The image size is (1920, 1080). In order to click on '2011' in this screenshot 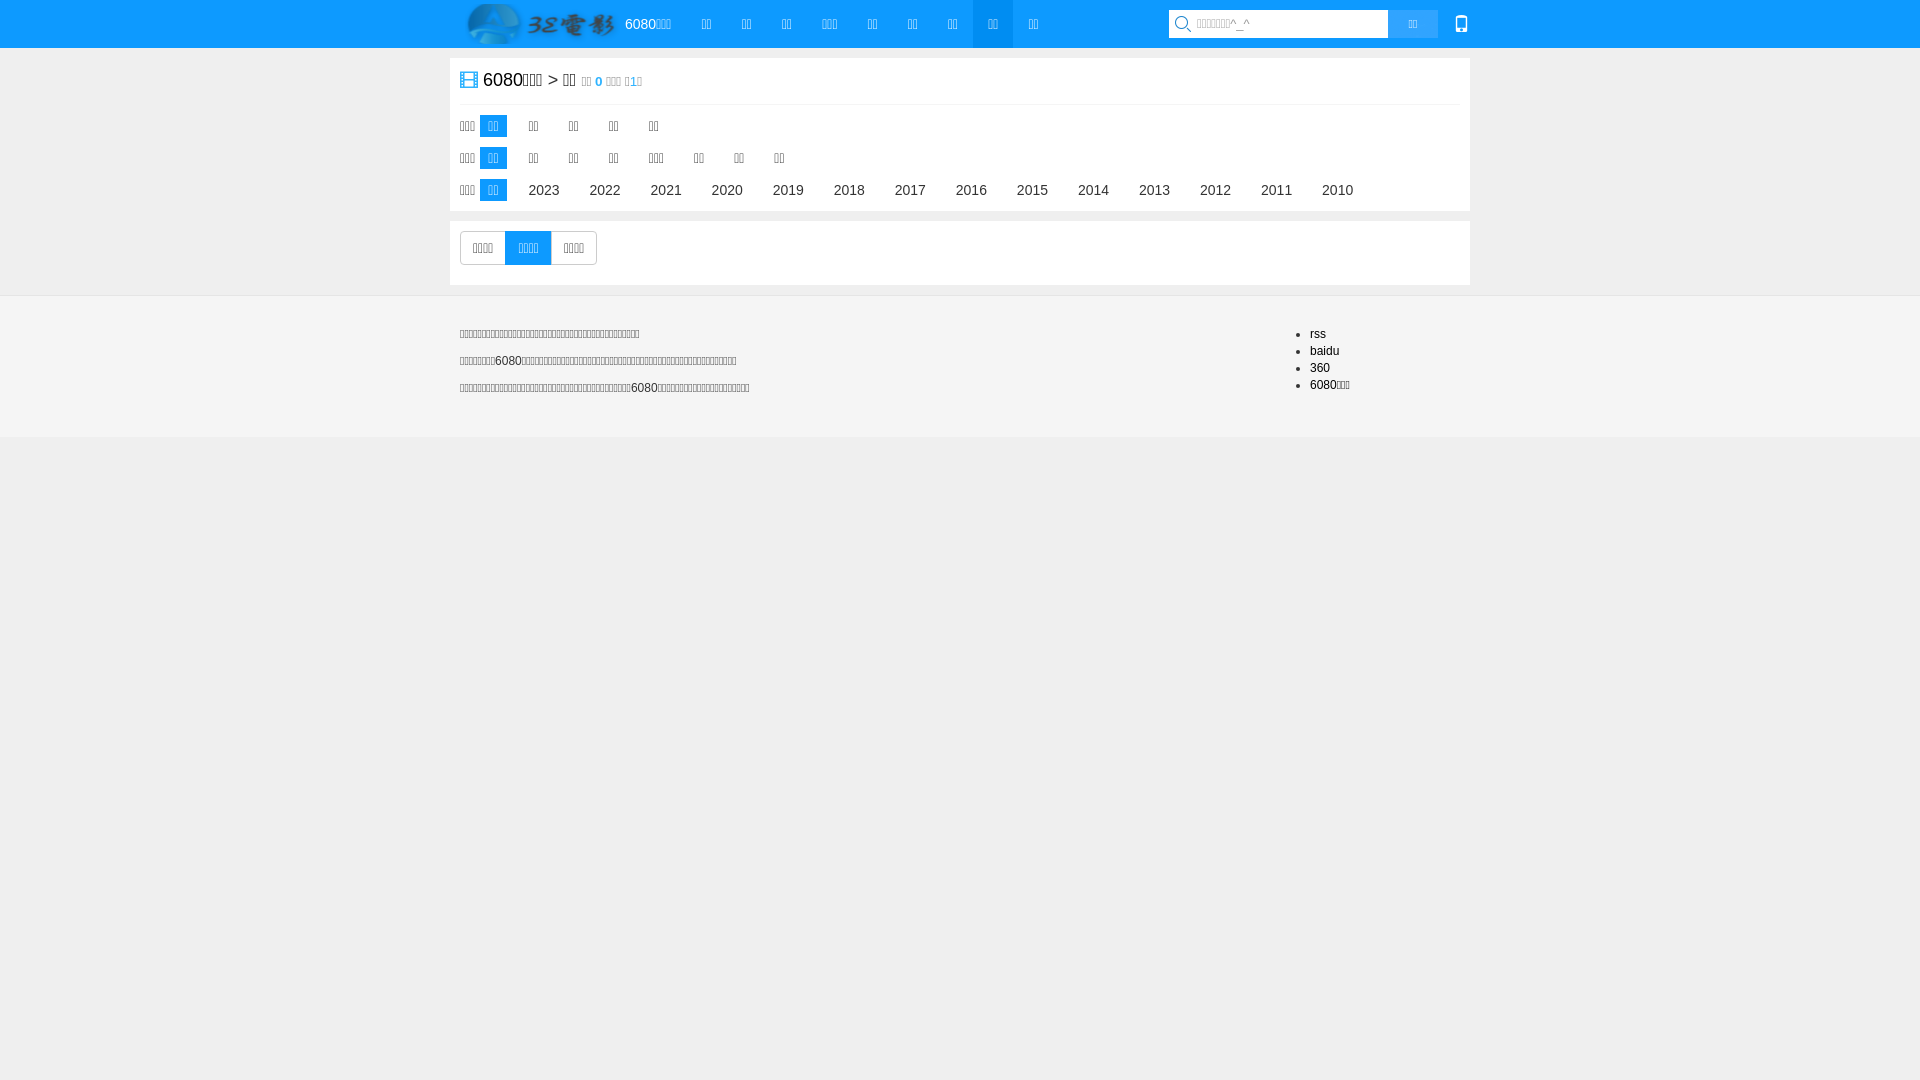, I will do `click(1251, 189)`.